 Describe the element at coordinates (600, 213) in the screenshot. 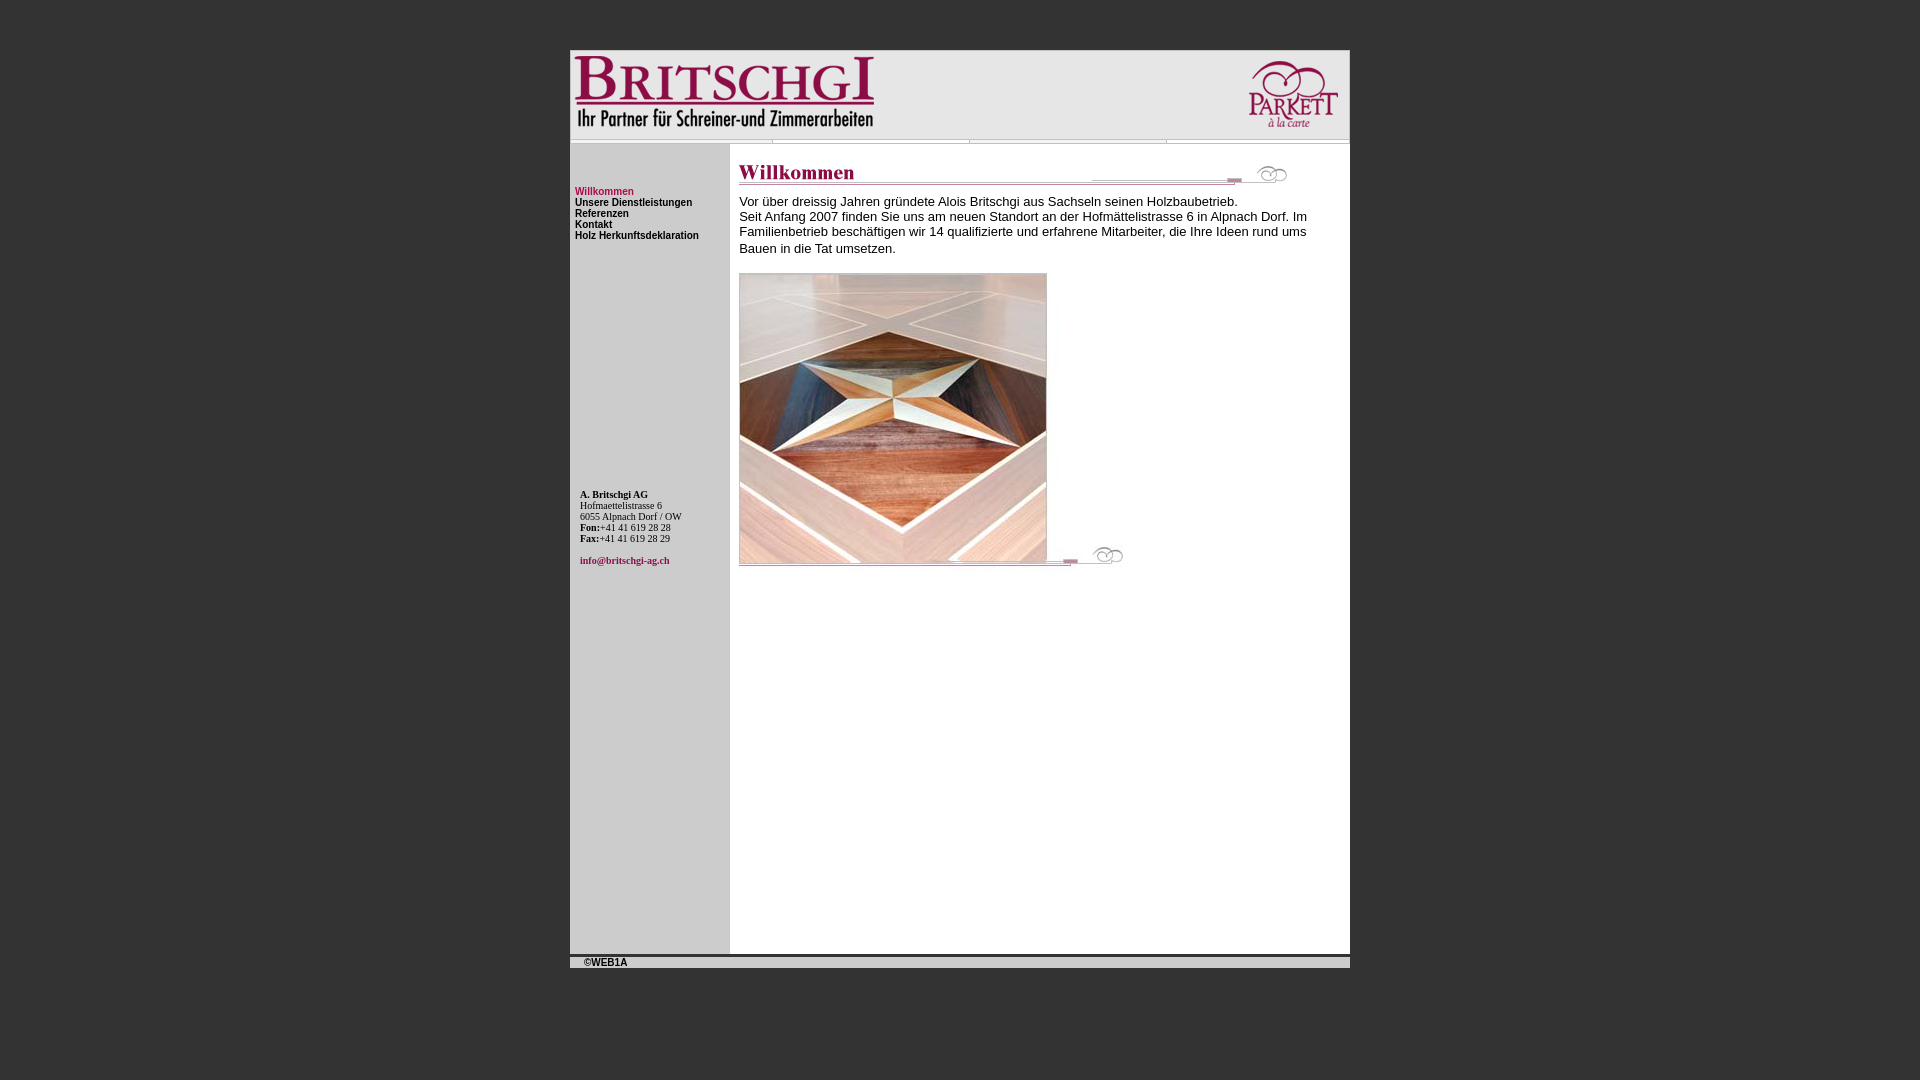

I see `'Referenzen'` at that location.